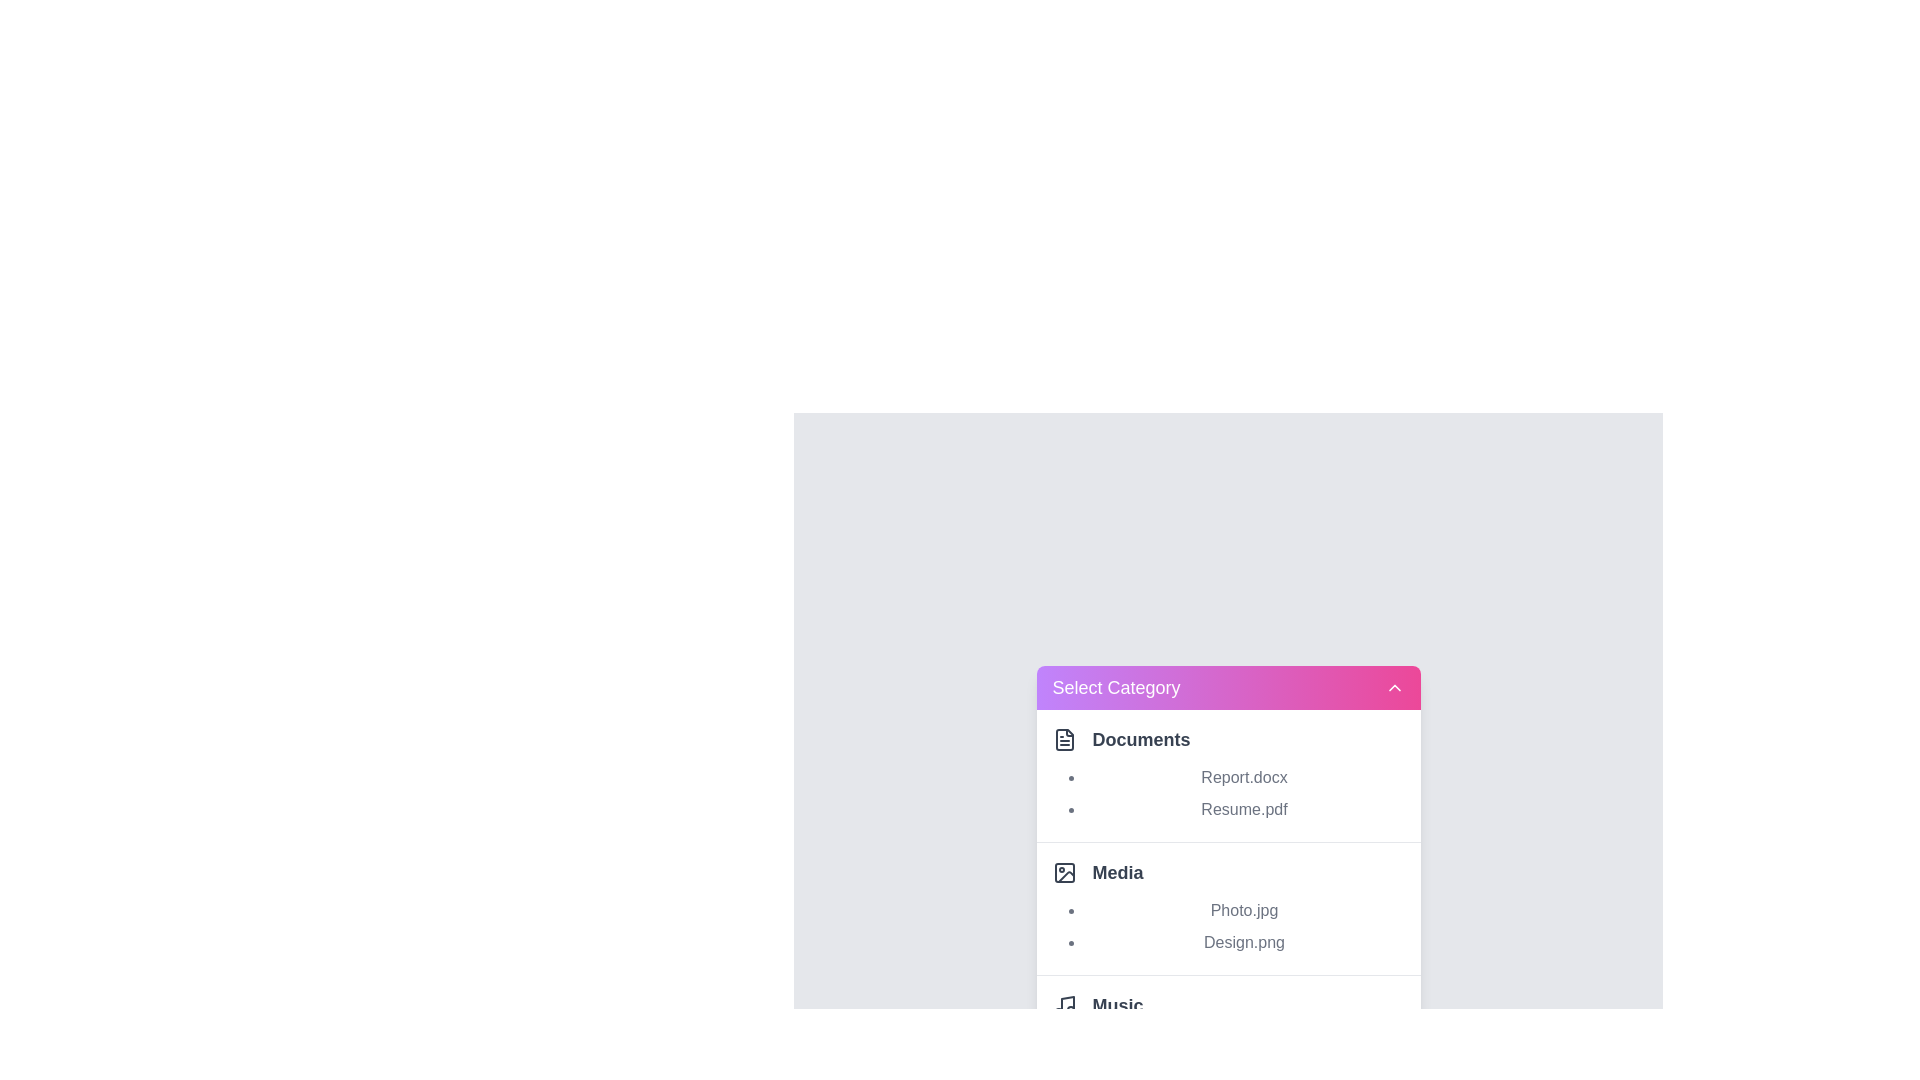 This screenshot has width=1920, height=1080. I want to click on the 'Media' category text label, so click(1117, 871).